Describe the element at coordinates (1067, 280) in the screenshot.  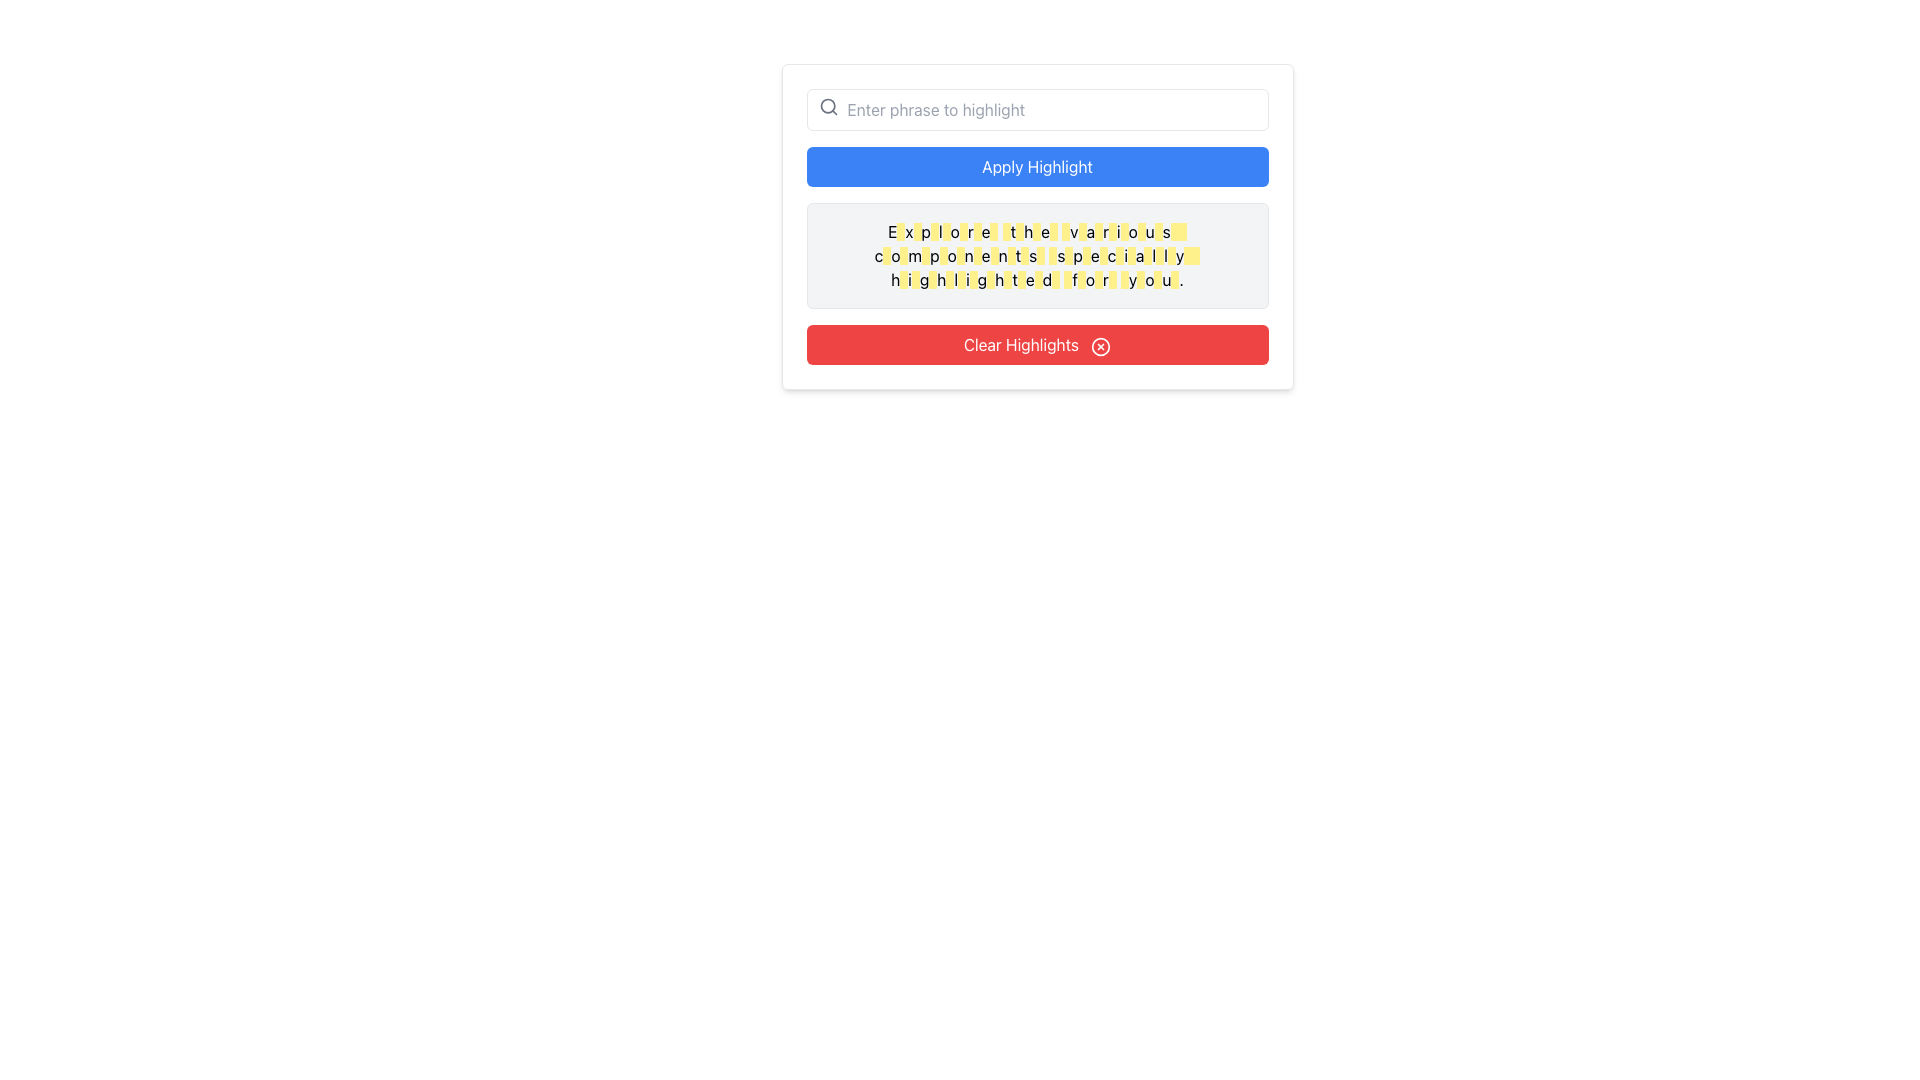
I see `the 13th Decorative Highlight in the message 'Explore the various components specially highlighted for you.'` at that location.